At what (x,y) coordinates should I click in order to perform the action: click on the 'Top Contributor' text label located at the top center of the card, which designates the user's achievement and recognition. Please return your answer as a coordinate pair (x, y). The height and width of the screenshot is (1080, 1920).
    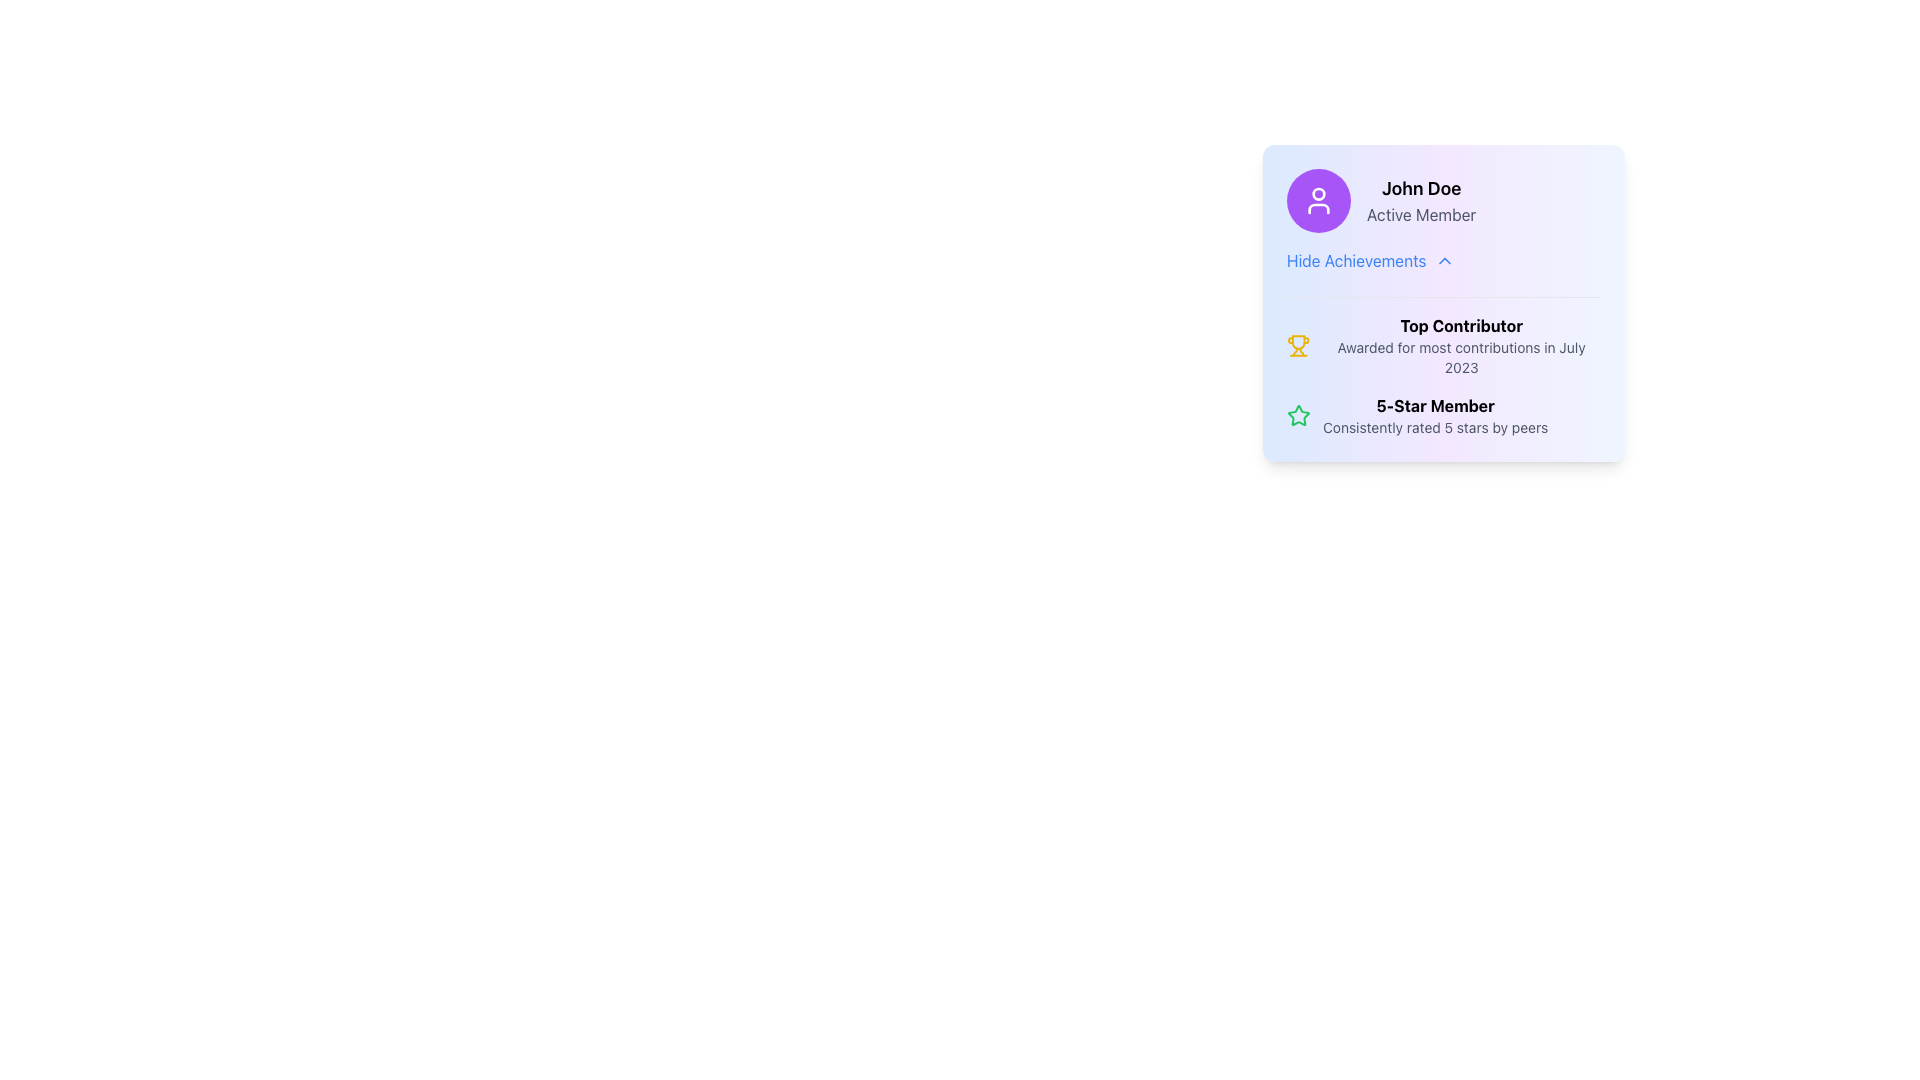
    Looking at the image, I should click on (1461, 325).